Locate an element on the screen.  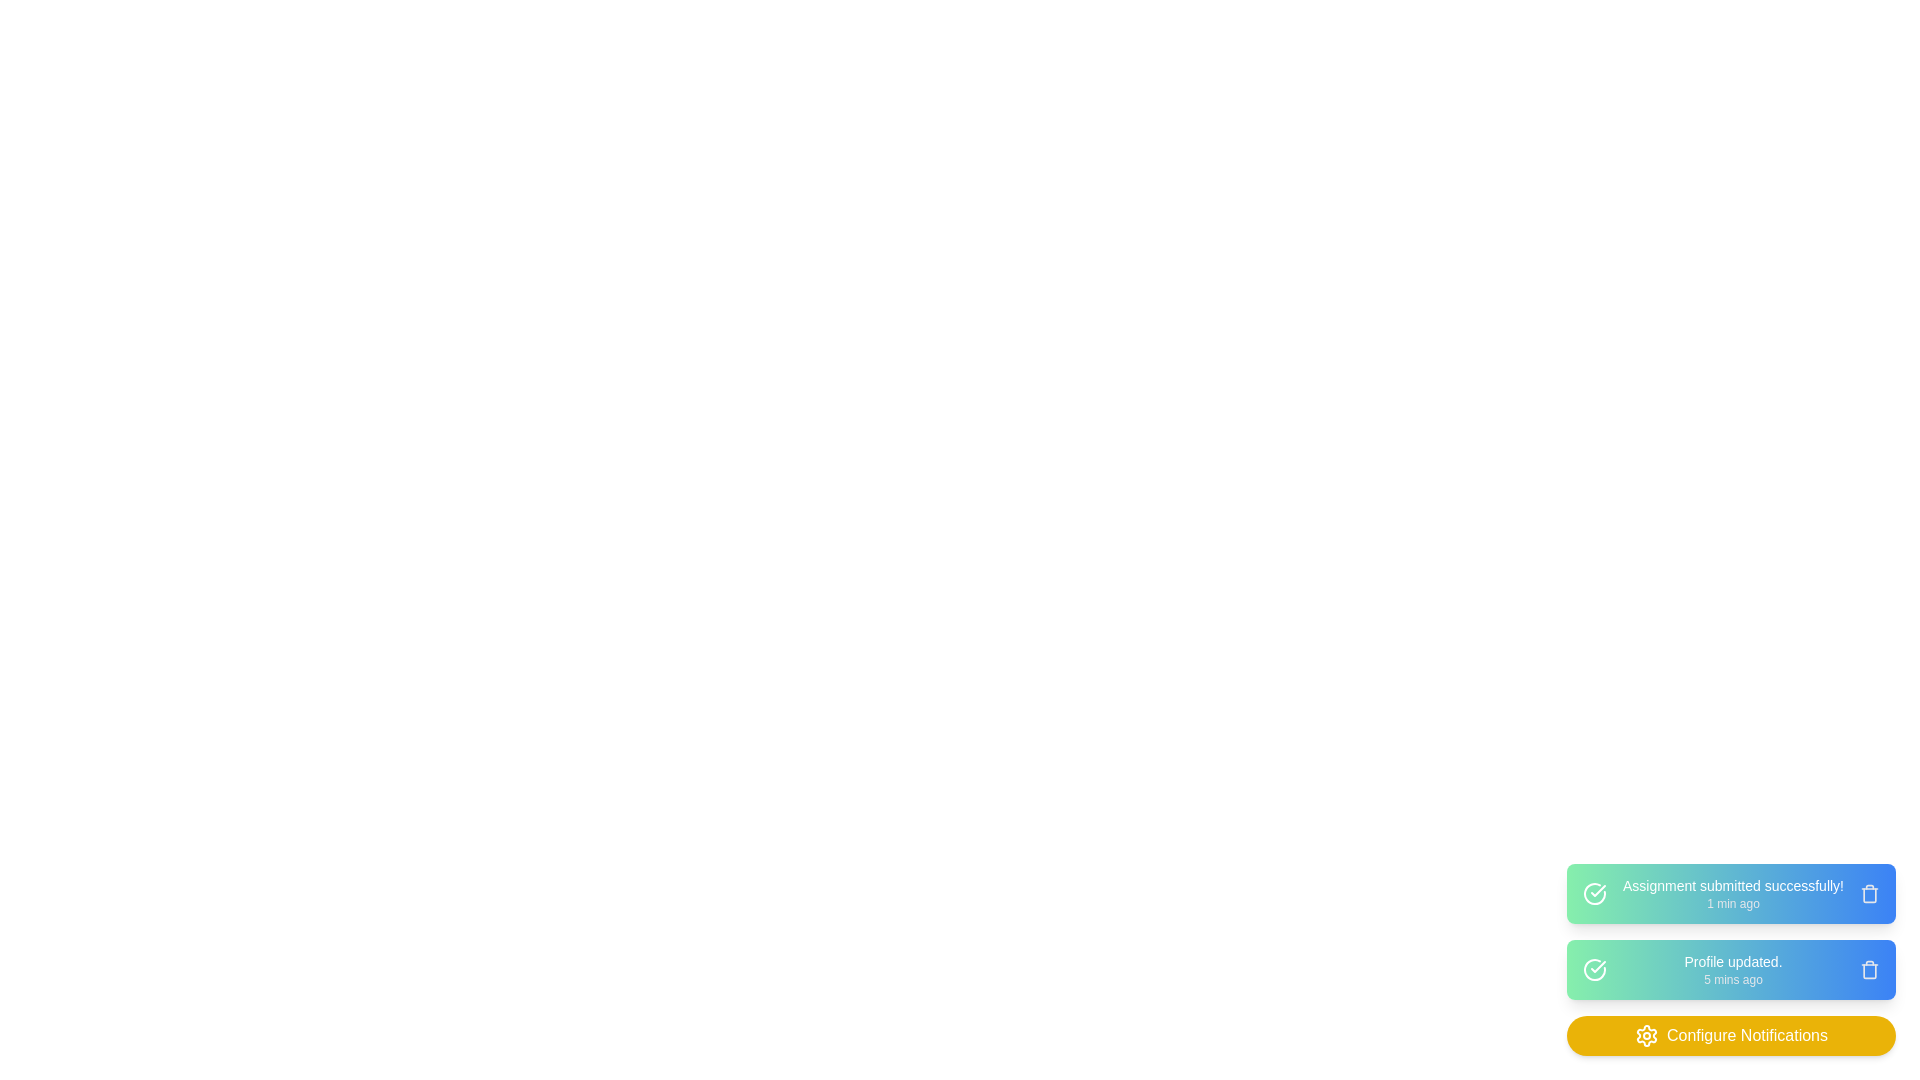
the 'Configure Notifications' button to open the notification settings is located at coordinates (1730, 1035).